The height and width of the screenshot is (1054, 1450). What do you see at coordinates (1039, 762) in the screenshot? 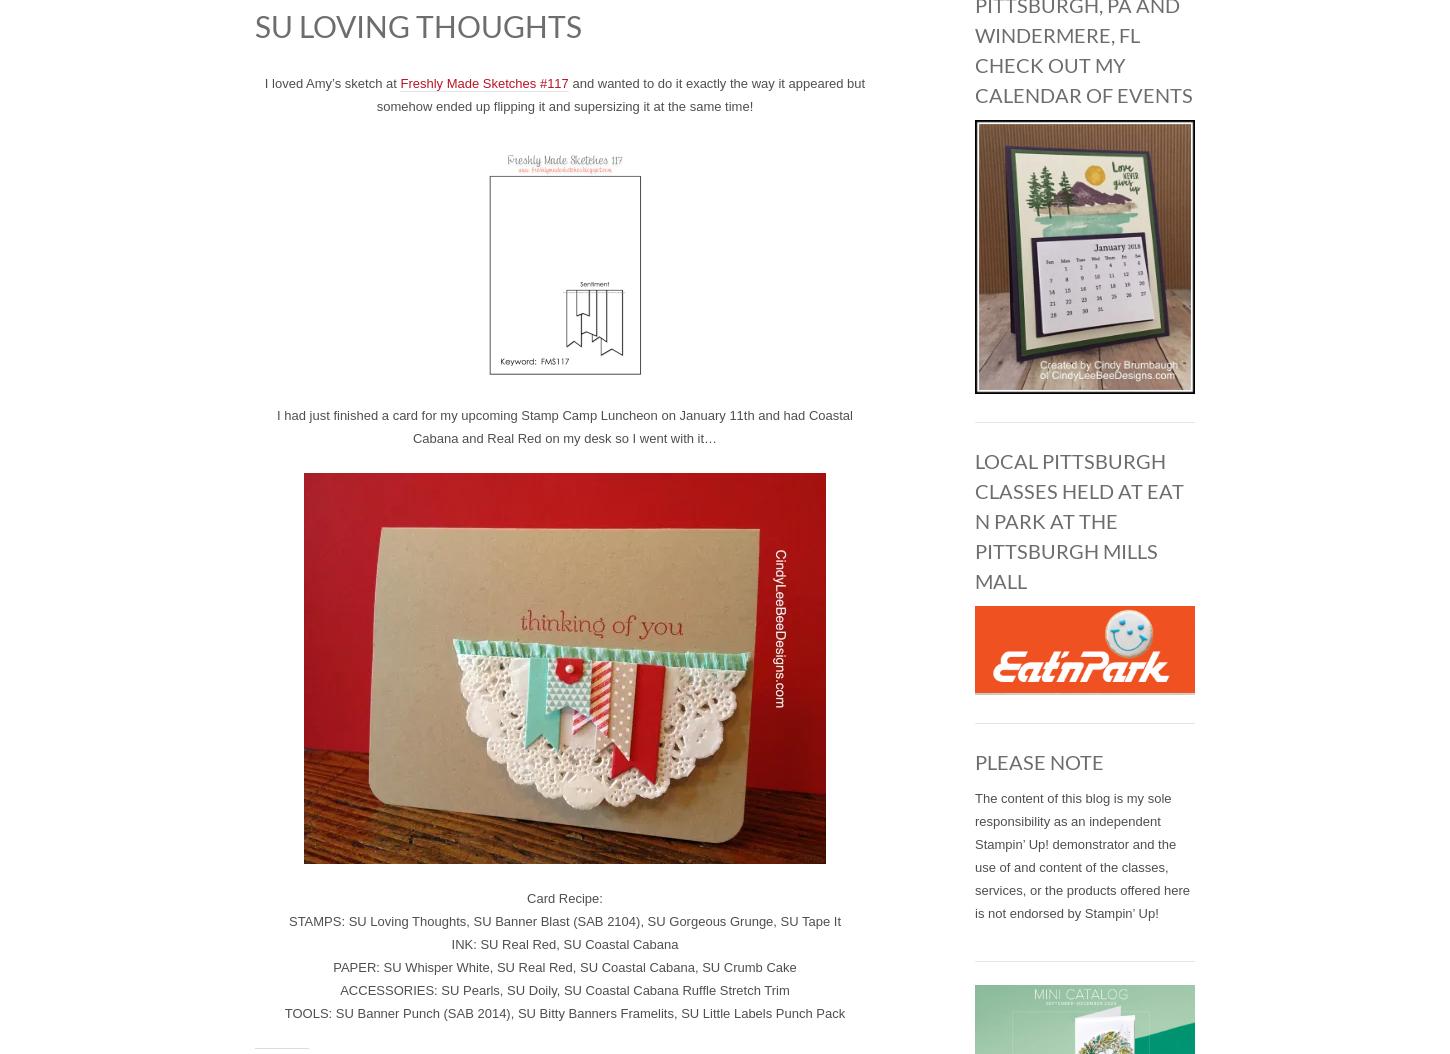
I see `'PLEASE NOTE'` at bounding box center [1039, 762].